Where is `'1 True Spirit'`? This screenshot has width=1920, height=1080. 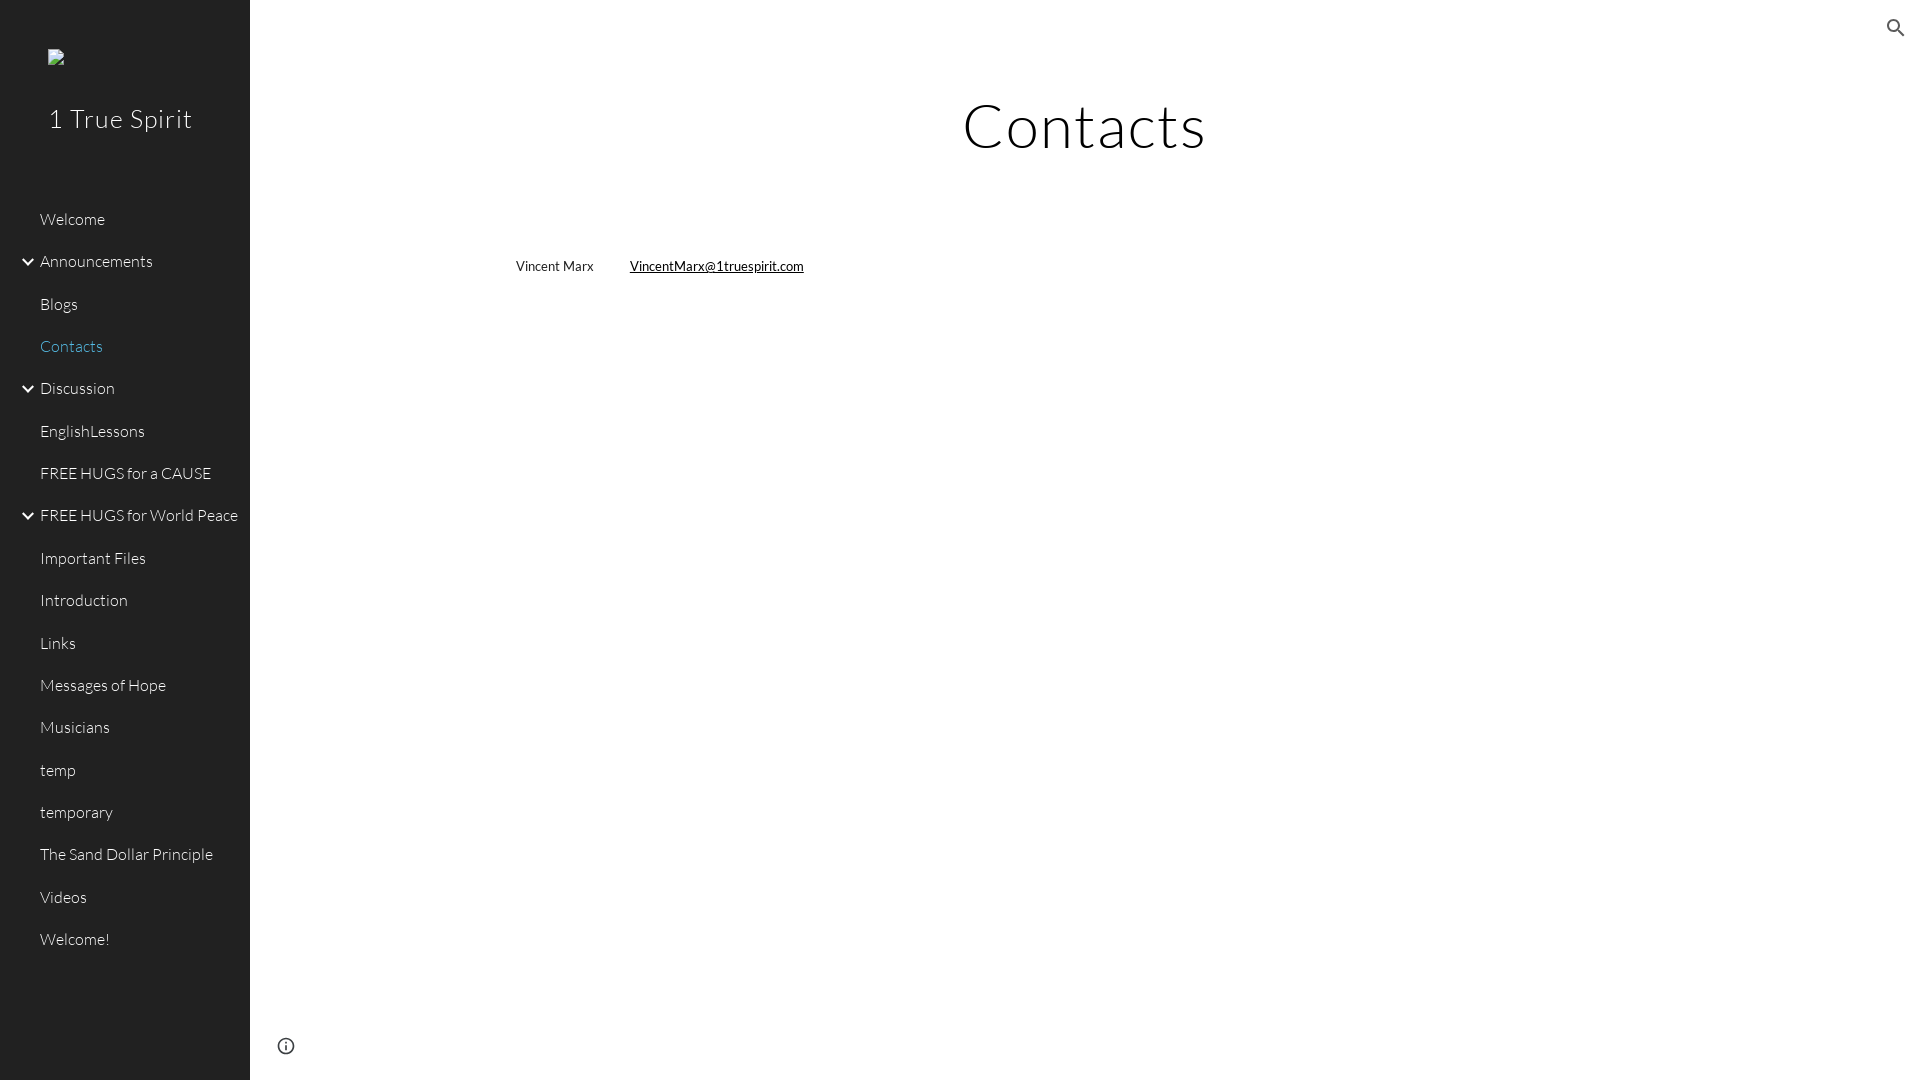 '1 True Spirit' is located at coordinates (123, 144).